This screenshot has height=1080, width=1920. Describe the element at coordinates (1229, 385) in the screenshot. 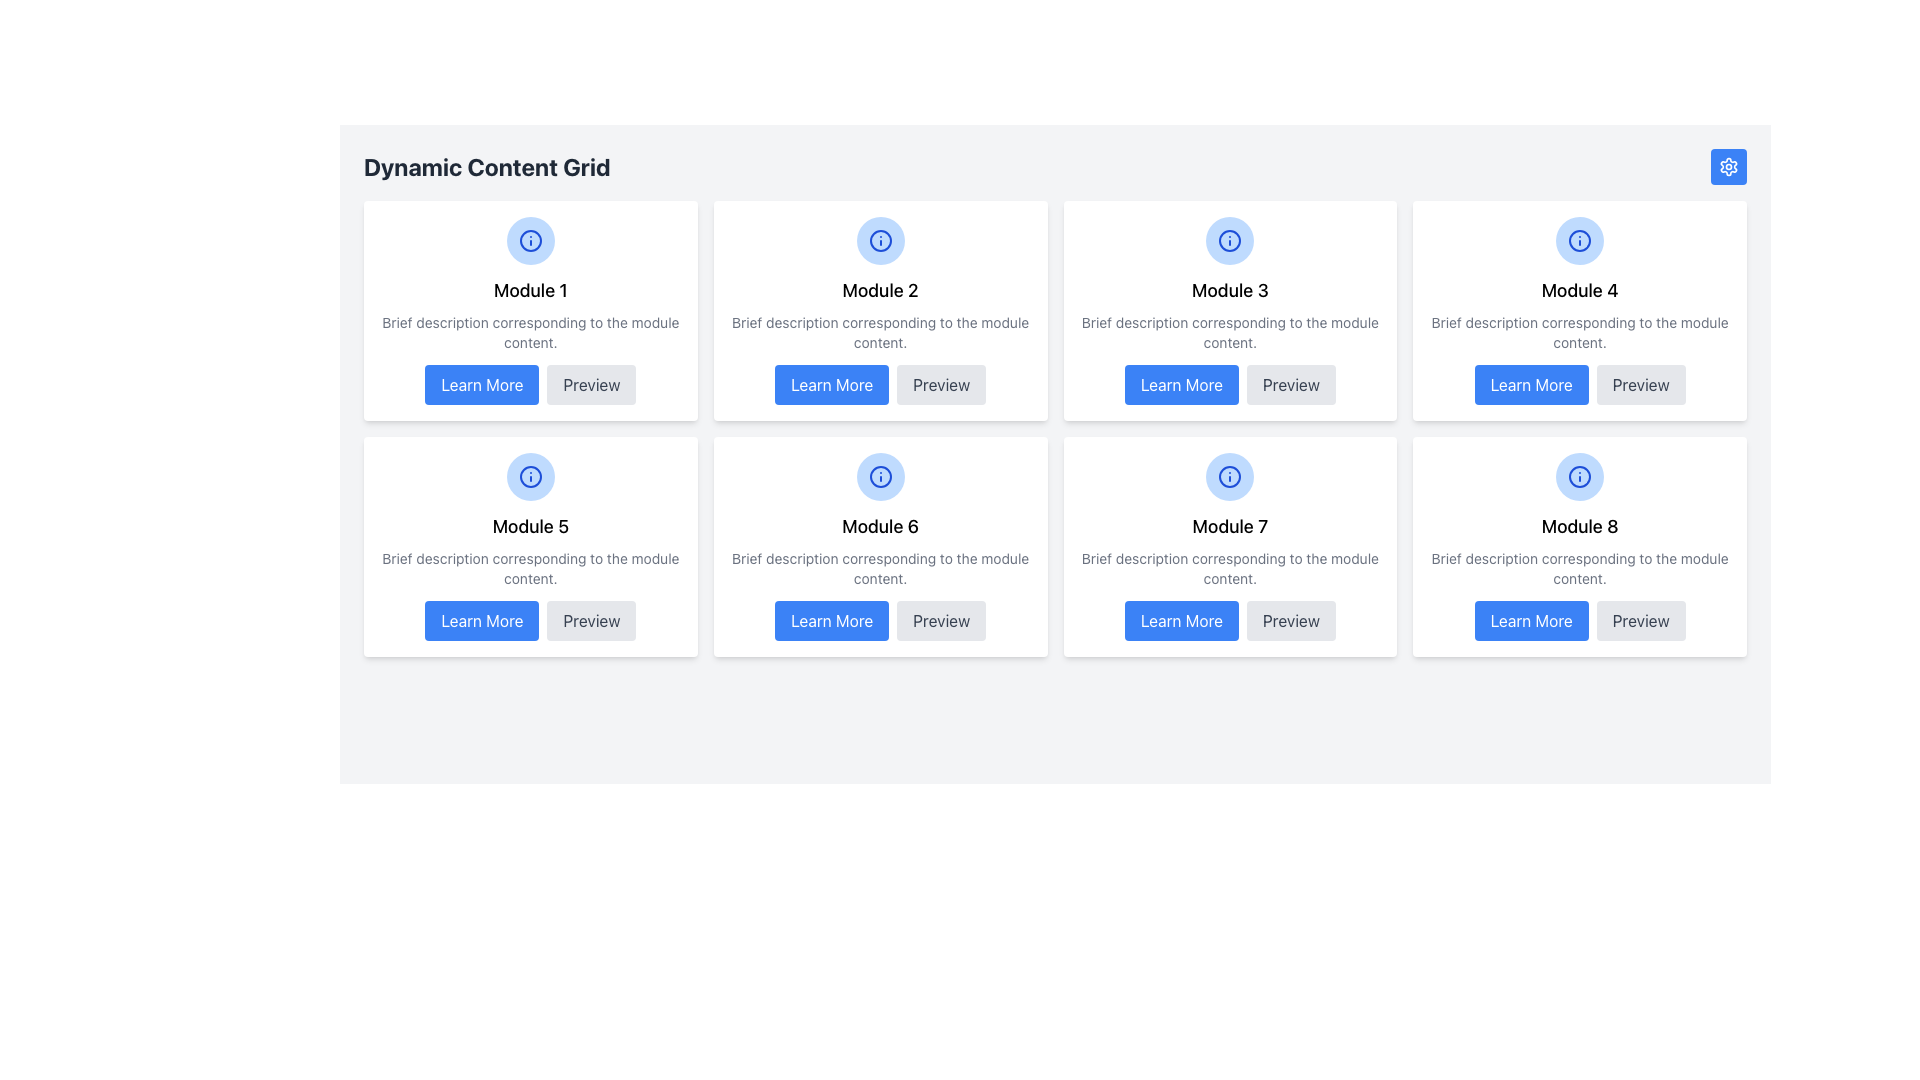

I see `the 'Module 3' button to observe hover effects, which is the first button in the bottom section of the card labeled 'Module 3' located centrally within the card layout` at that location.